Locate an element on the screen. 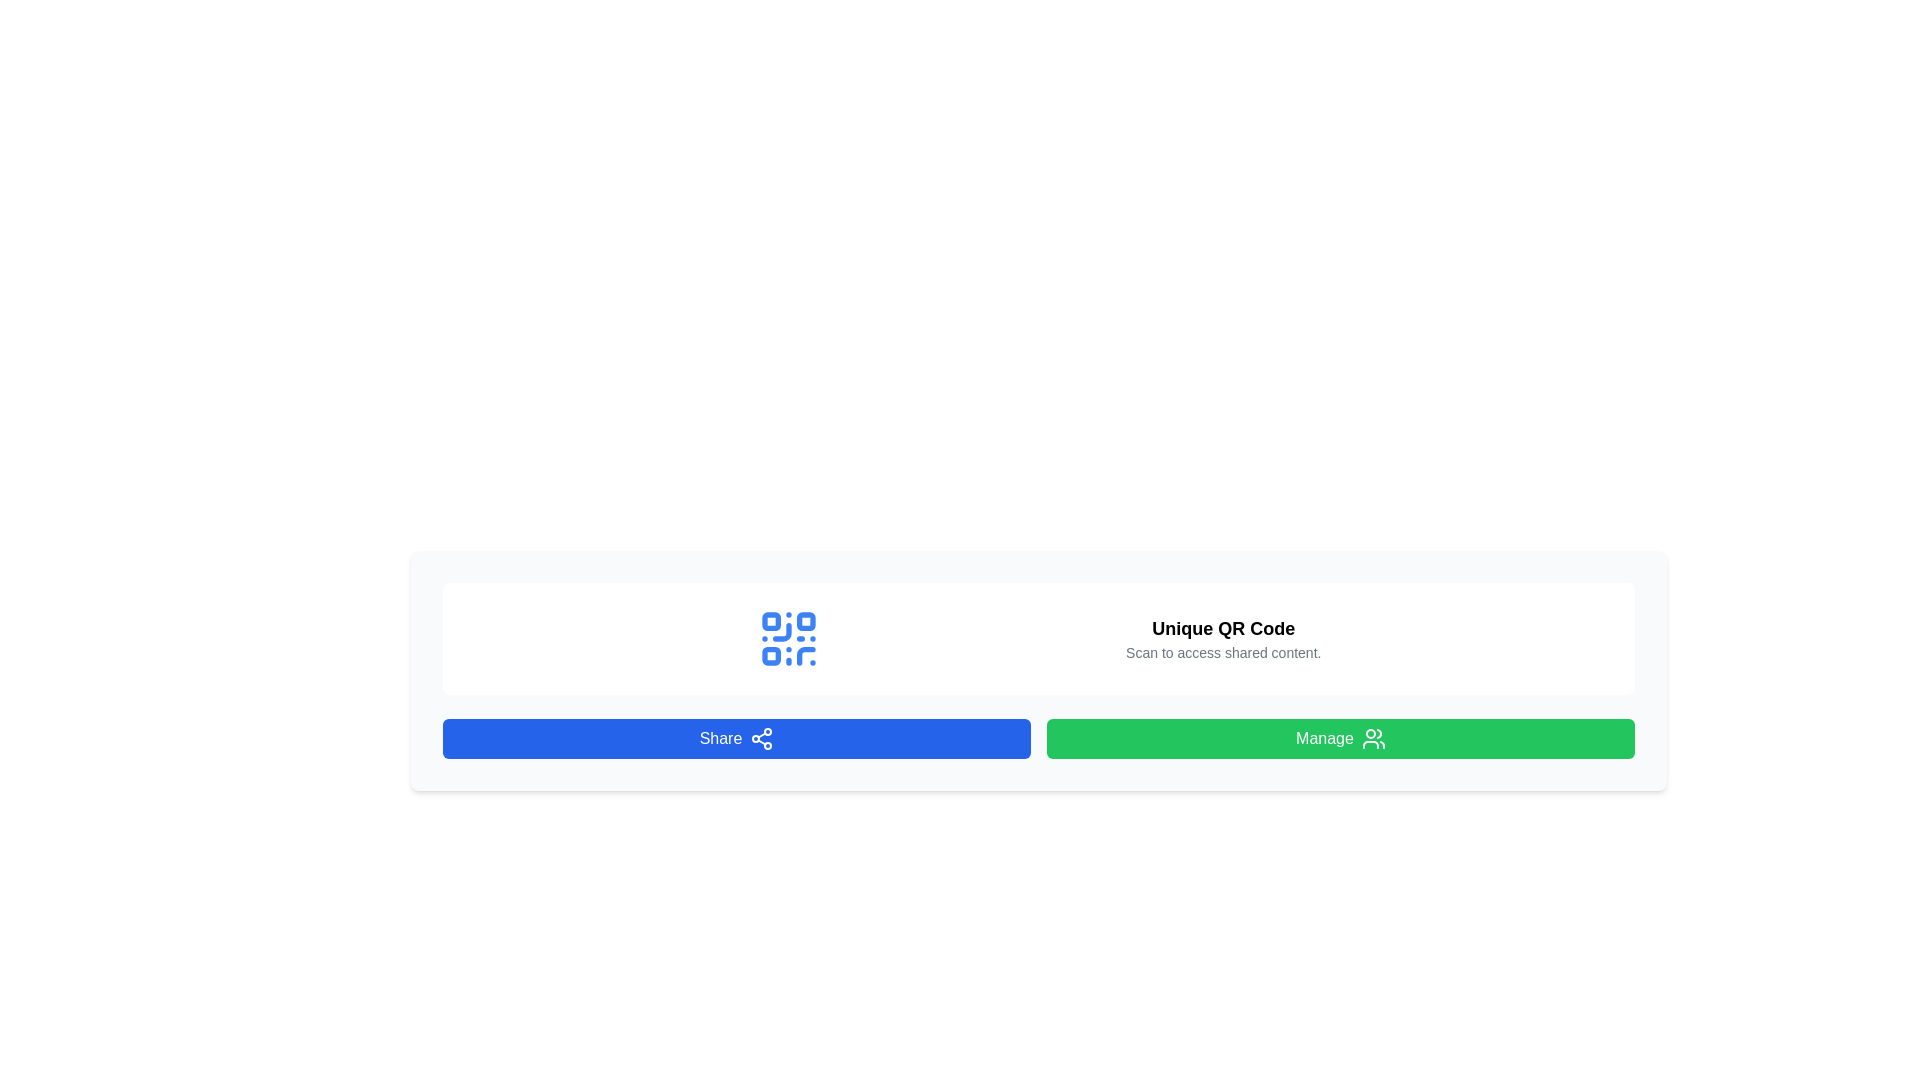 The width and height of the screenshot is (1920, 1080). the blue 'Share' button with white text and sharing icon located is located at coordinates (736, 739).